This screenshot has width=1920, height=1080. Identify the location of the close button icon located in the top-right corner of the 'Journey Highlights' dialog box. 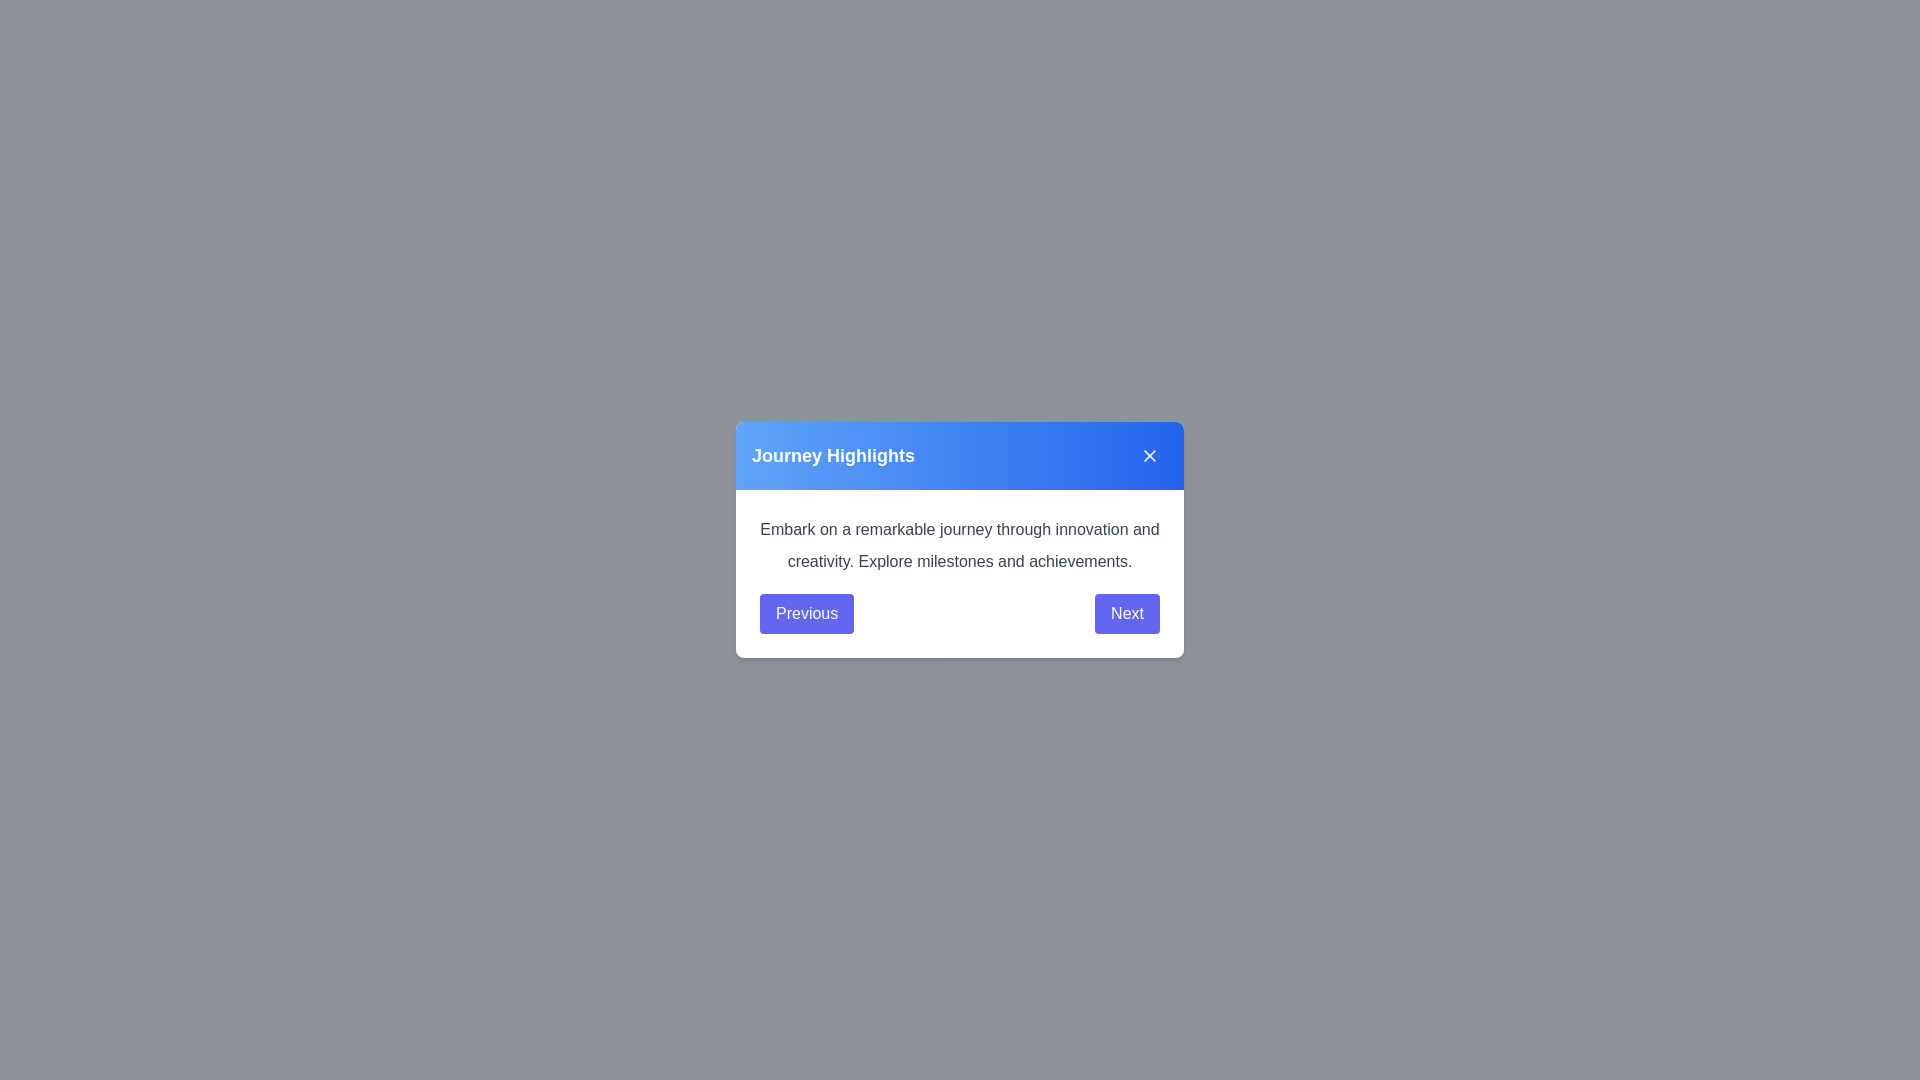
(1150, 455).